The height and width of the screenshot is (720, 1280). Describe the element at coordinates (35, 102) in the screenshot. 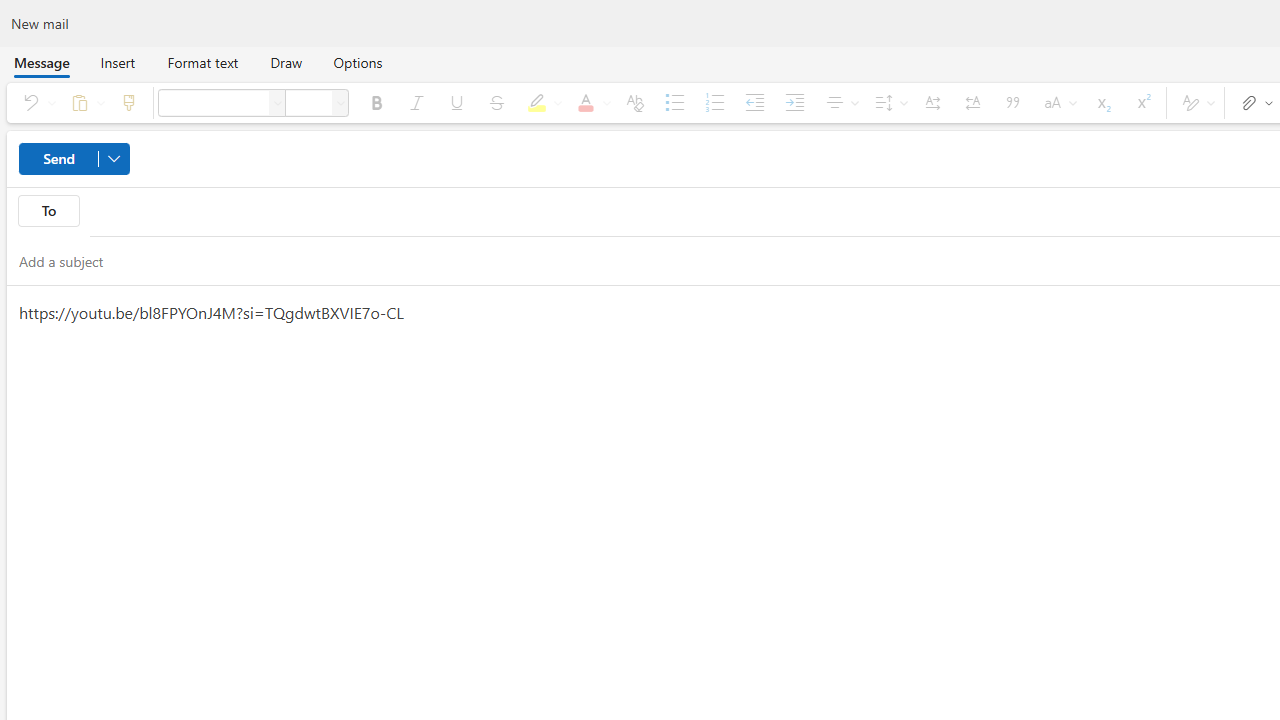

I see `'Undo'` at that location.